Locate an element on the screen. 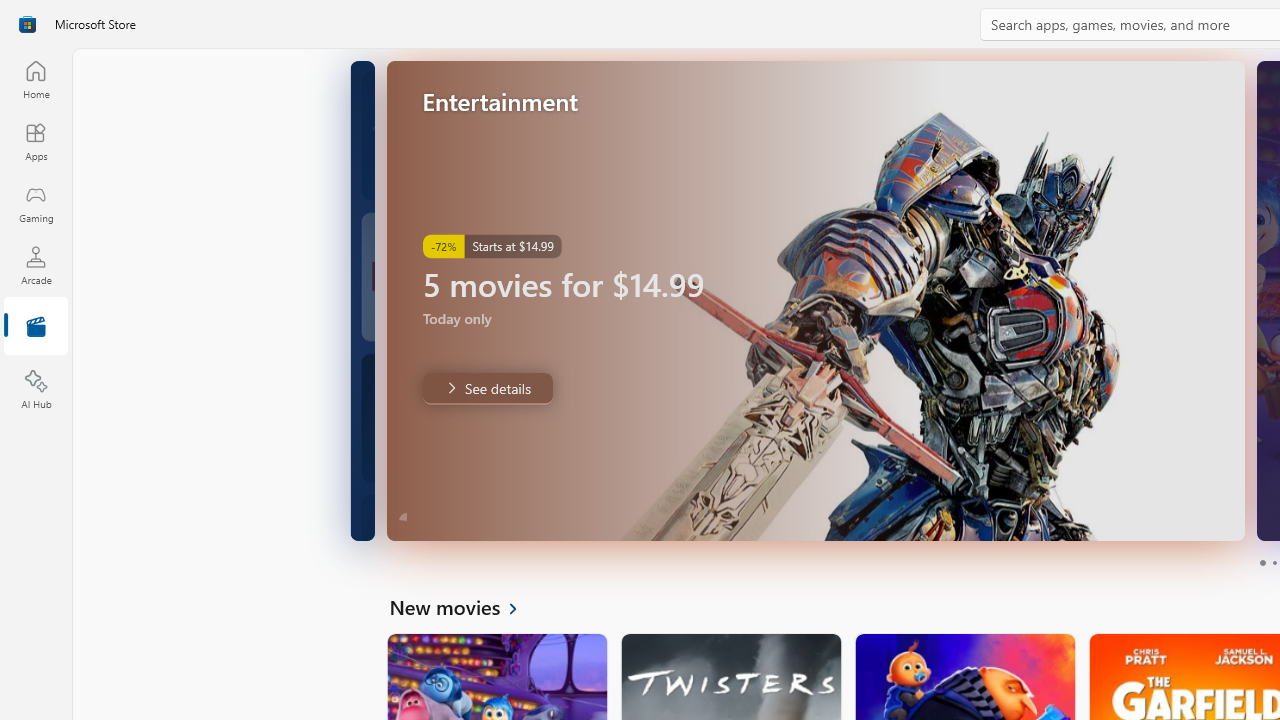  'AI Hub' is located at coordinates (35, 390).